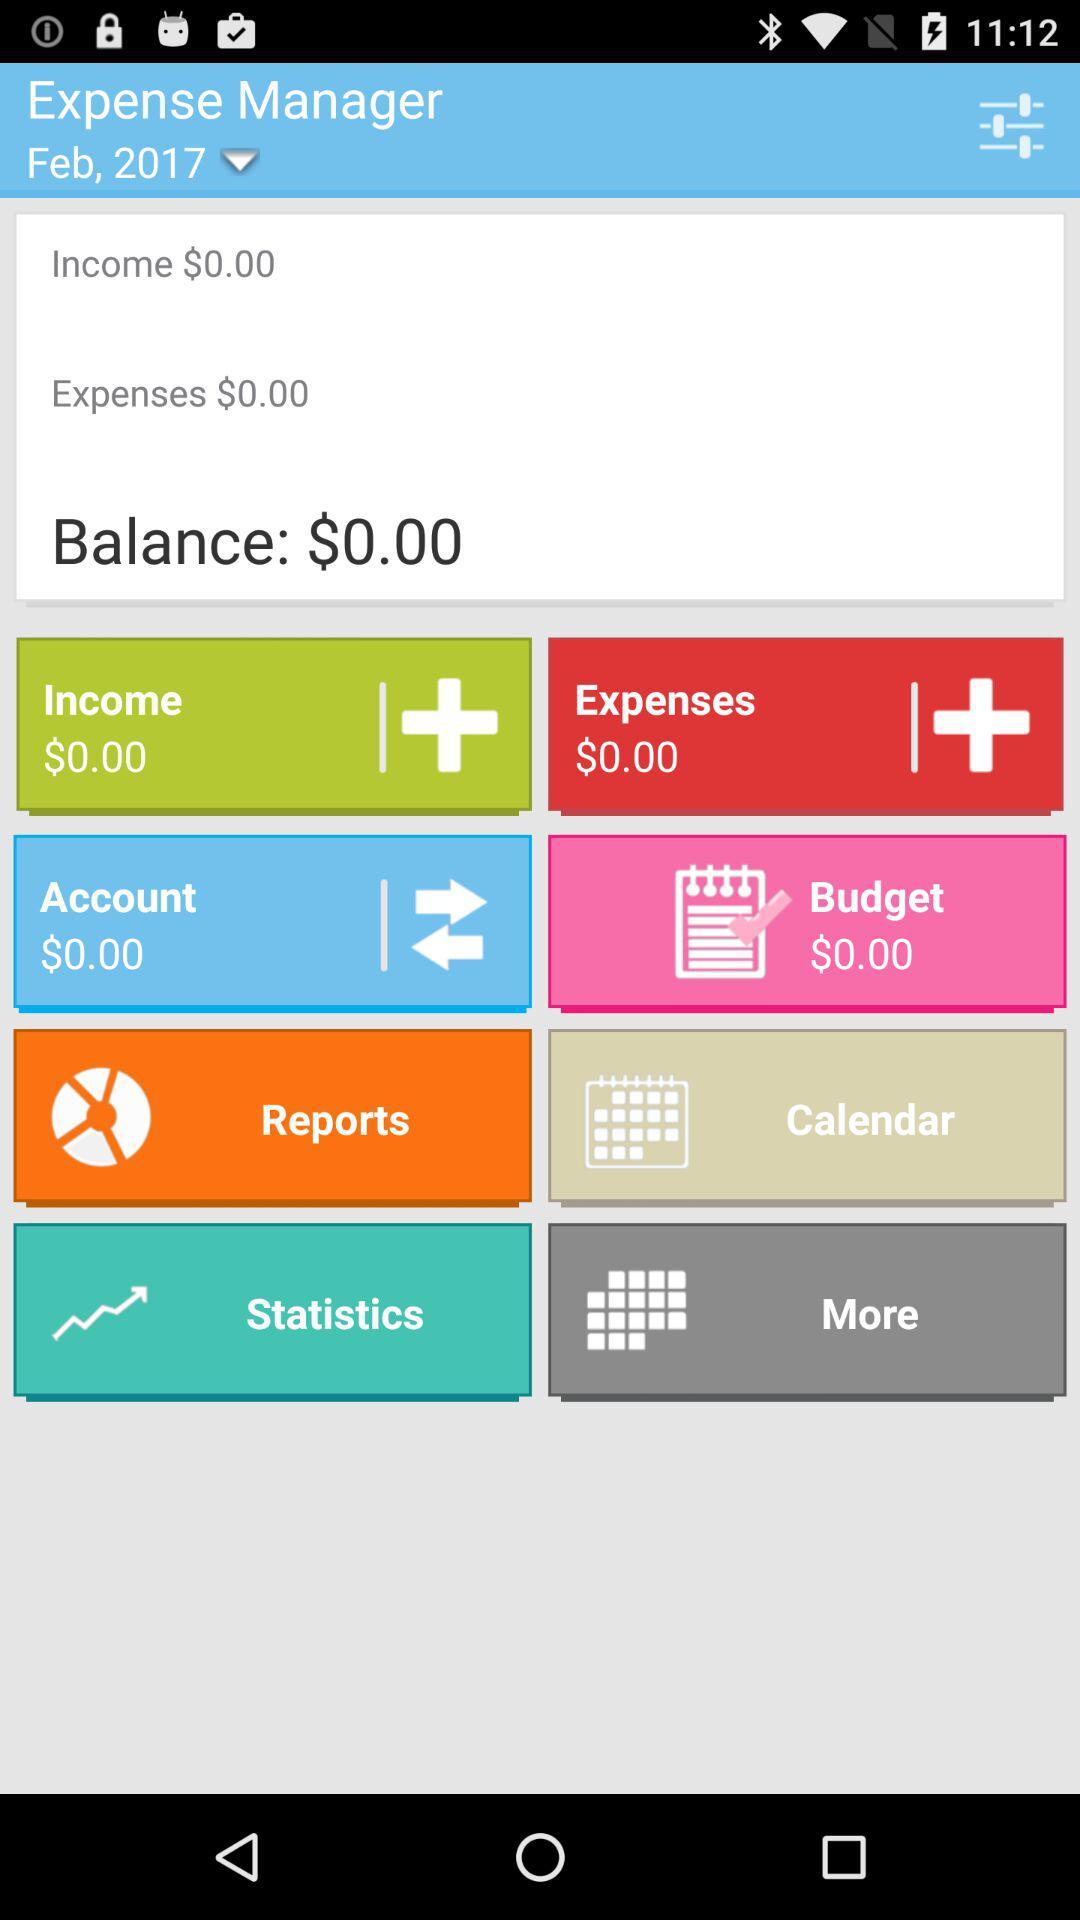  I want to click on incoome, so click(441, 725).